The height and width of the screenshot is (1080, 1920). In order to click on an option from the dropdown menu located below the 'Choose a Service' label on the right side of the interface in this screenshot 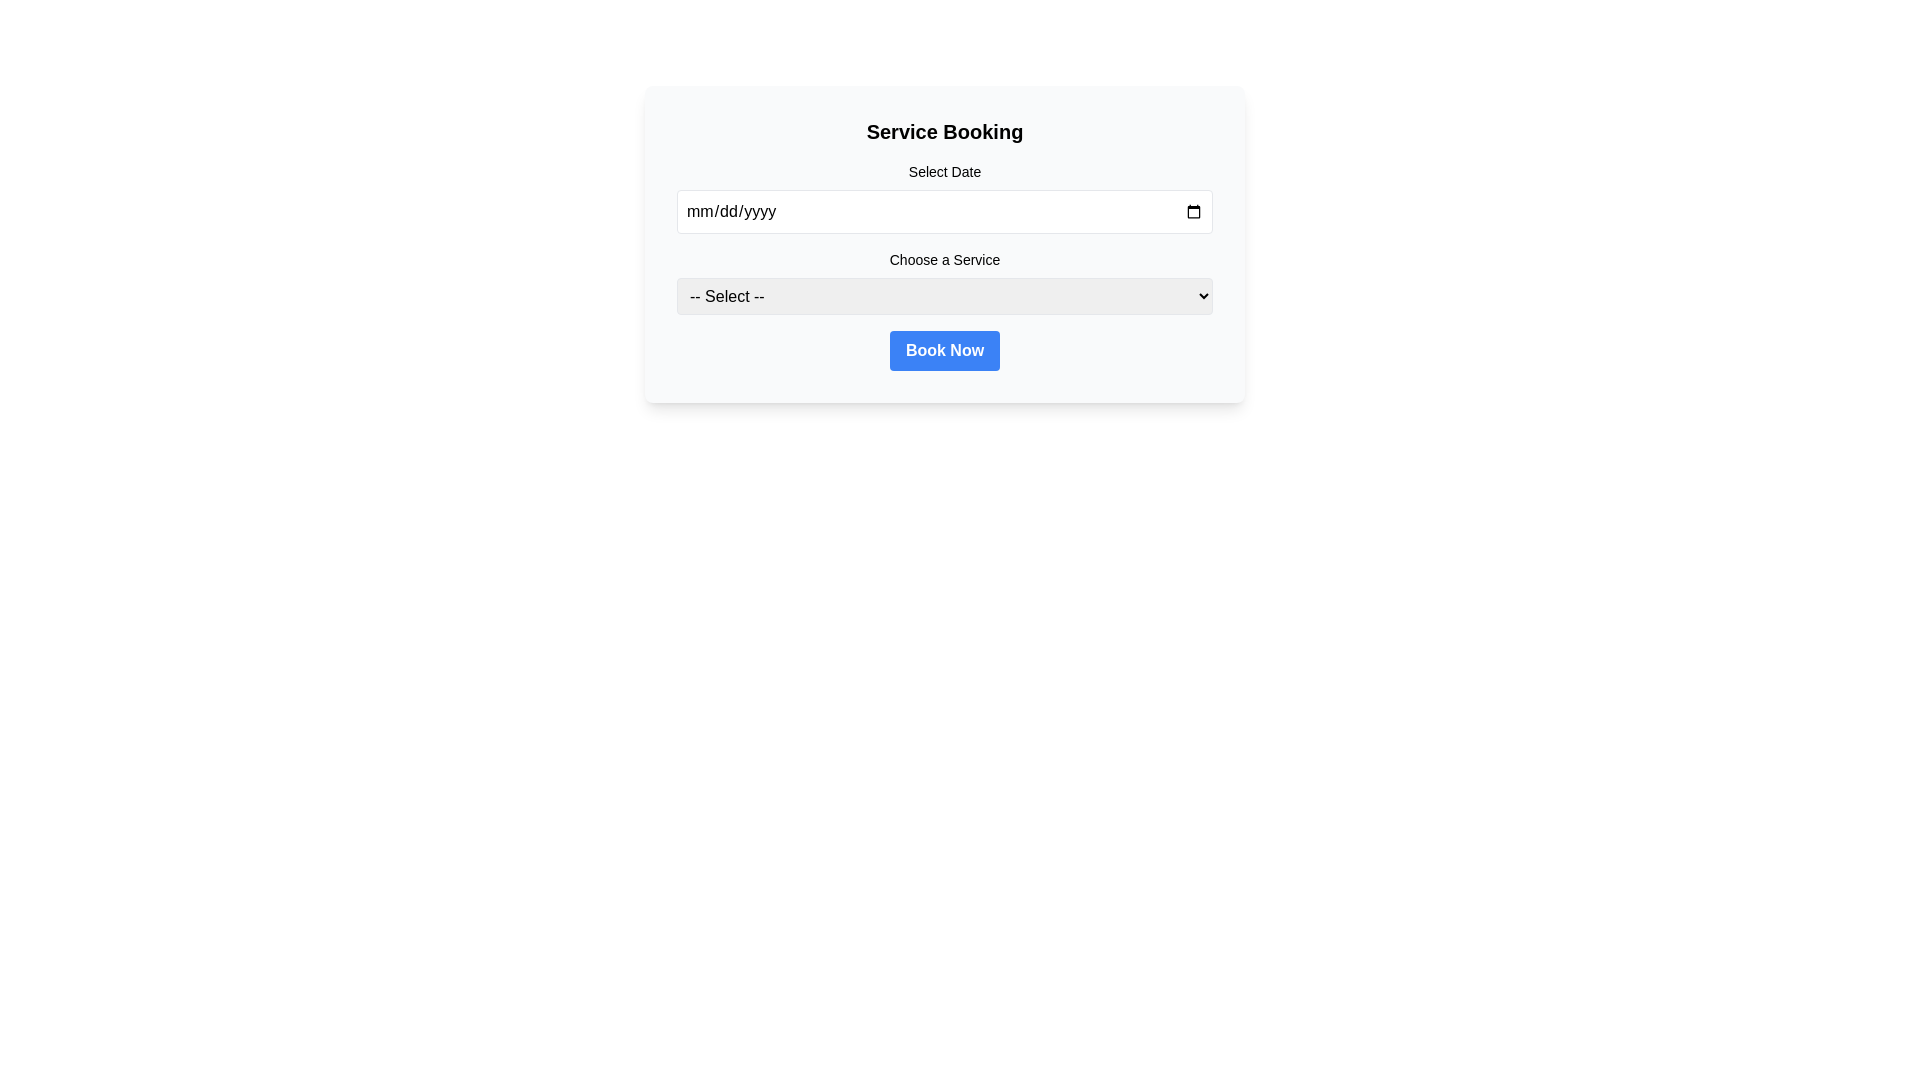, I will do `click(944, 296)`.